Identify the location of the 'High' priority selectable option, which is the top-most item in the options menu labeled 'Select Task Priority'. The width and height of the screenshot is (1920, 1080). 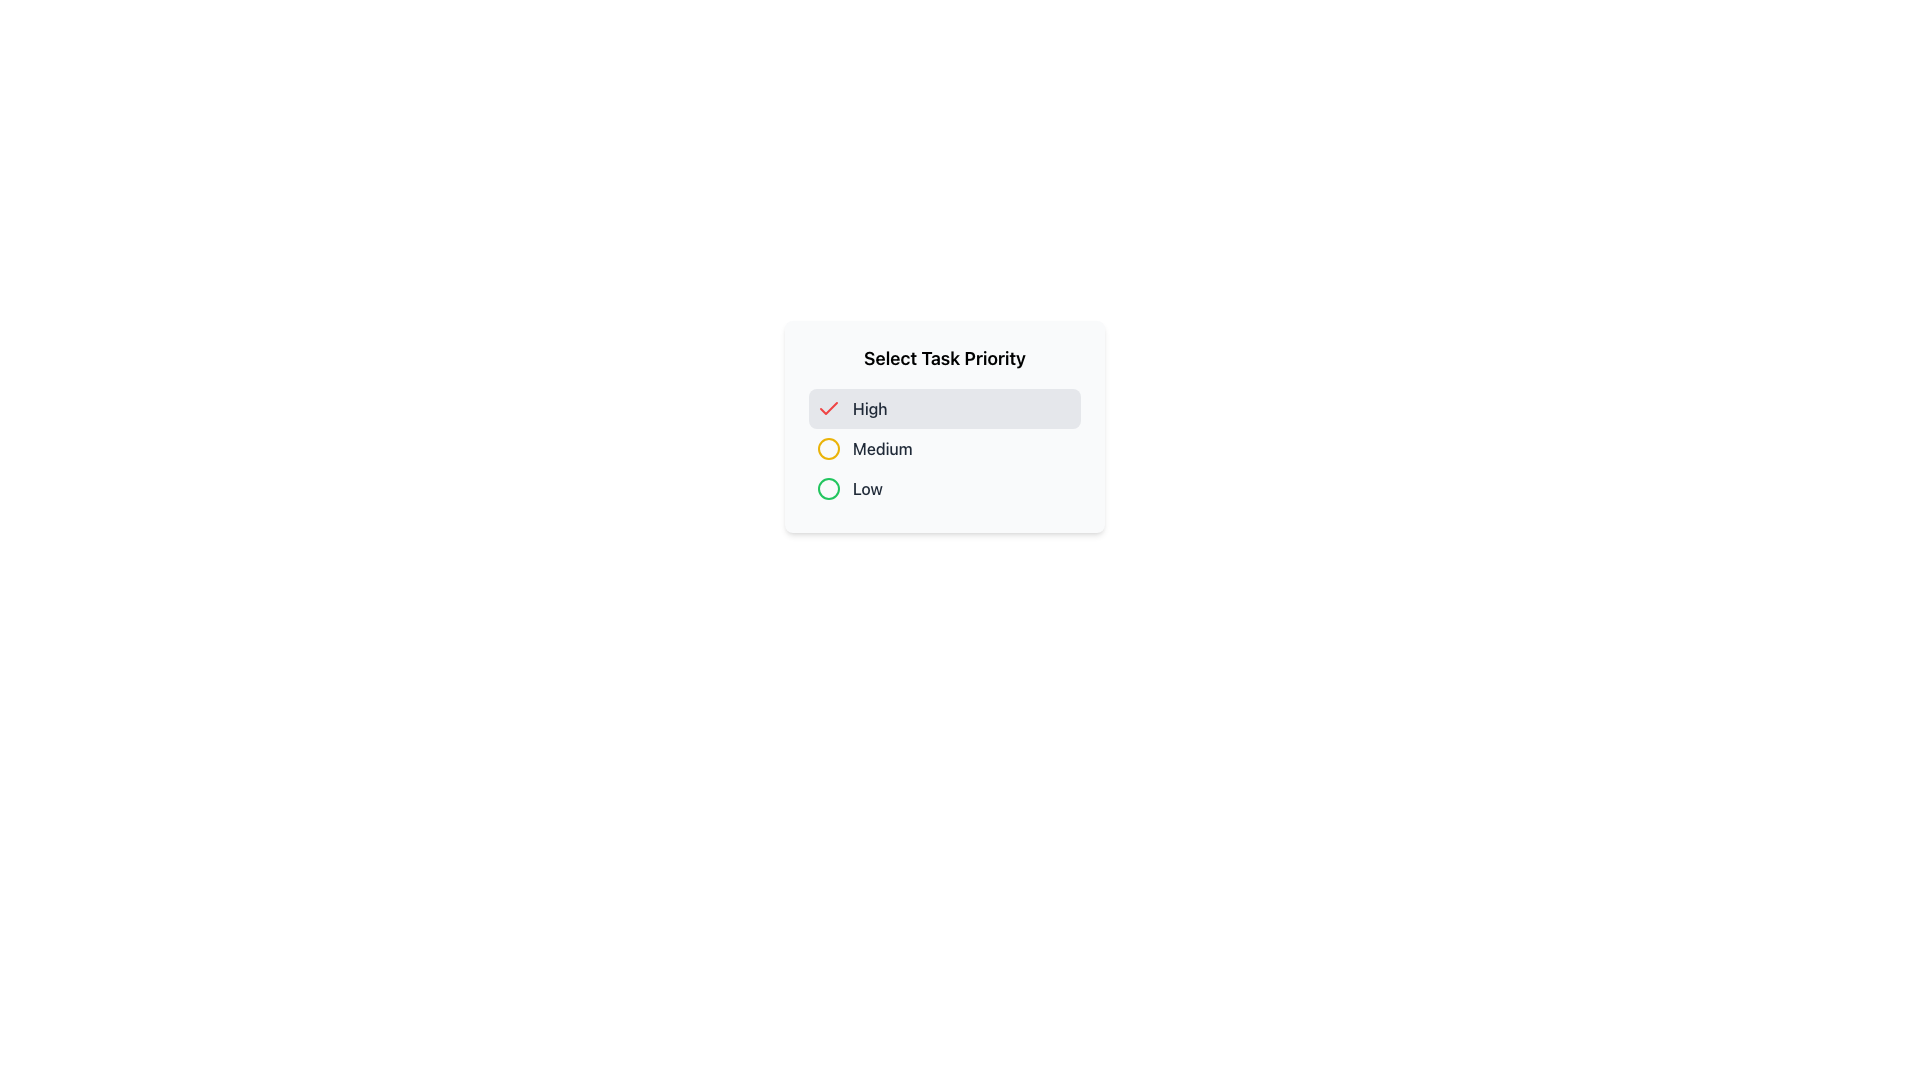
(944, 407).